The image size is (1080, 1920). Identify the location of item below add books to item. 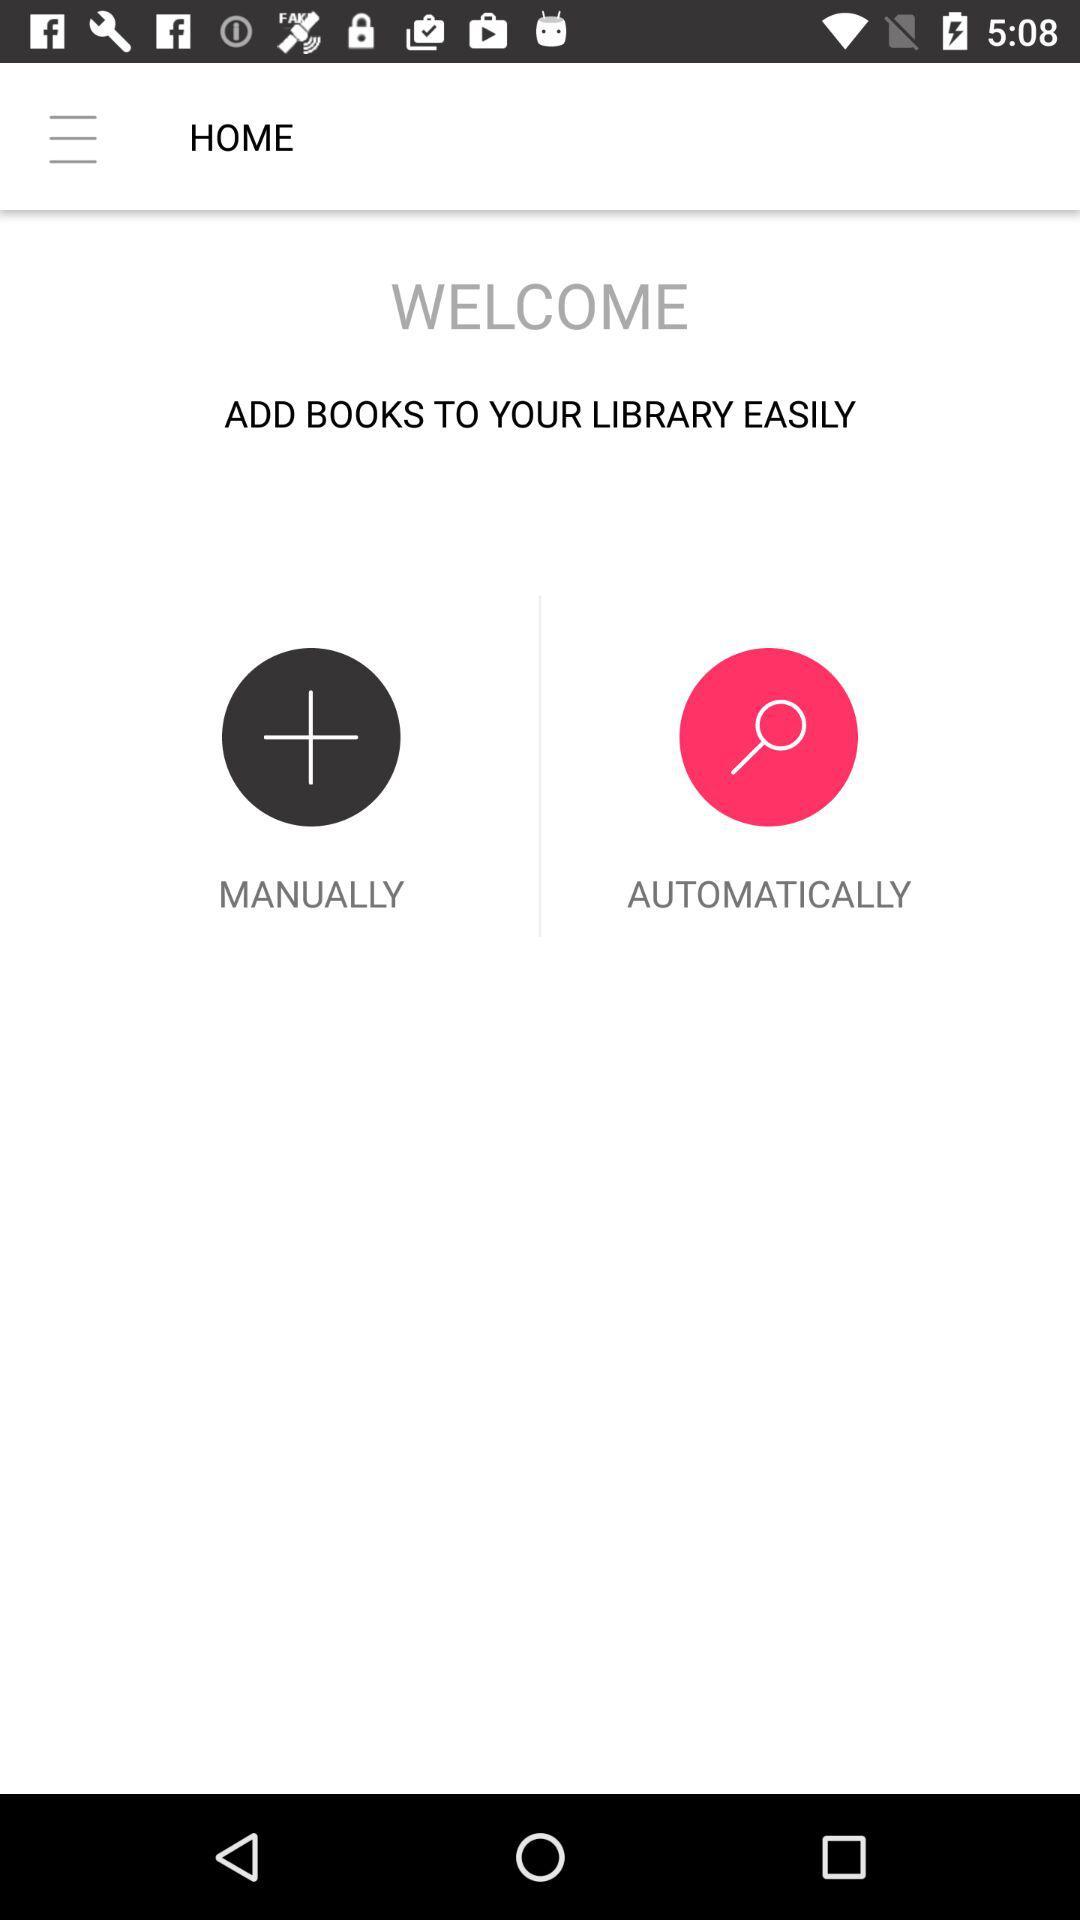
(311, 765).